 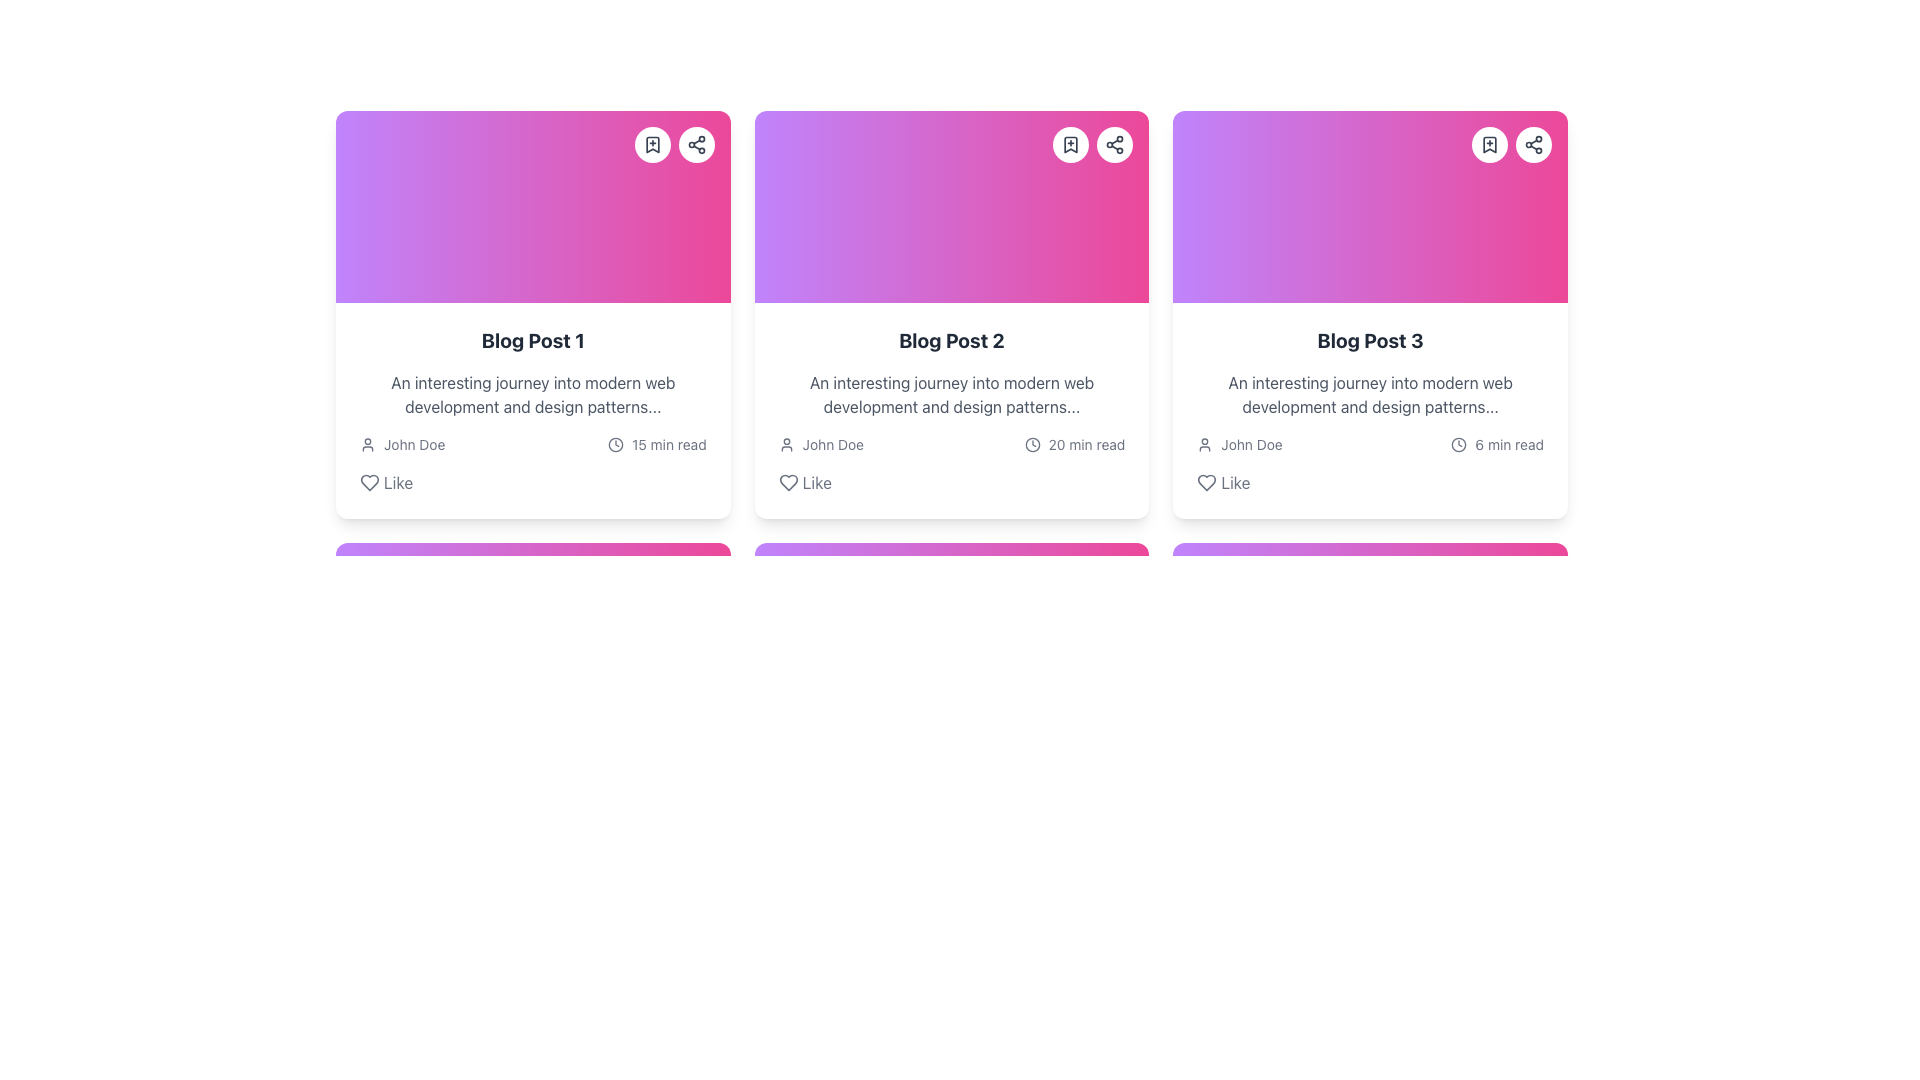 What do you see at coordinates (1223, 482) in the screenshot?
I see `the 'Like' button, which features a heart-shaped icon and the text 'Like', located at the bottom left corner of the content card titled 'Blog Post 3'` at bounding box center [1223, 482].